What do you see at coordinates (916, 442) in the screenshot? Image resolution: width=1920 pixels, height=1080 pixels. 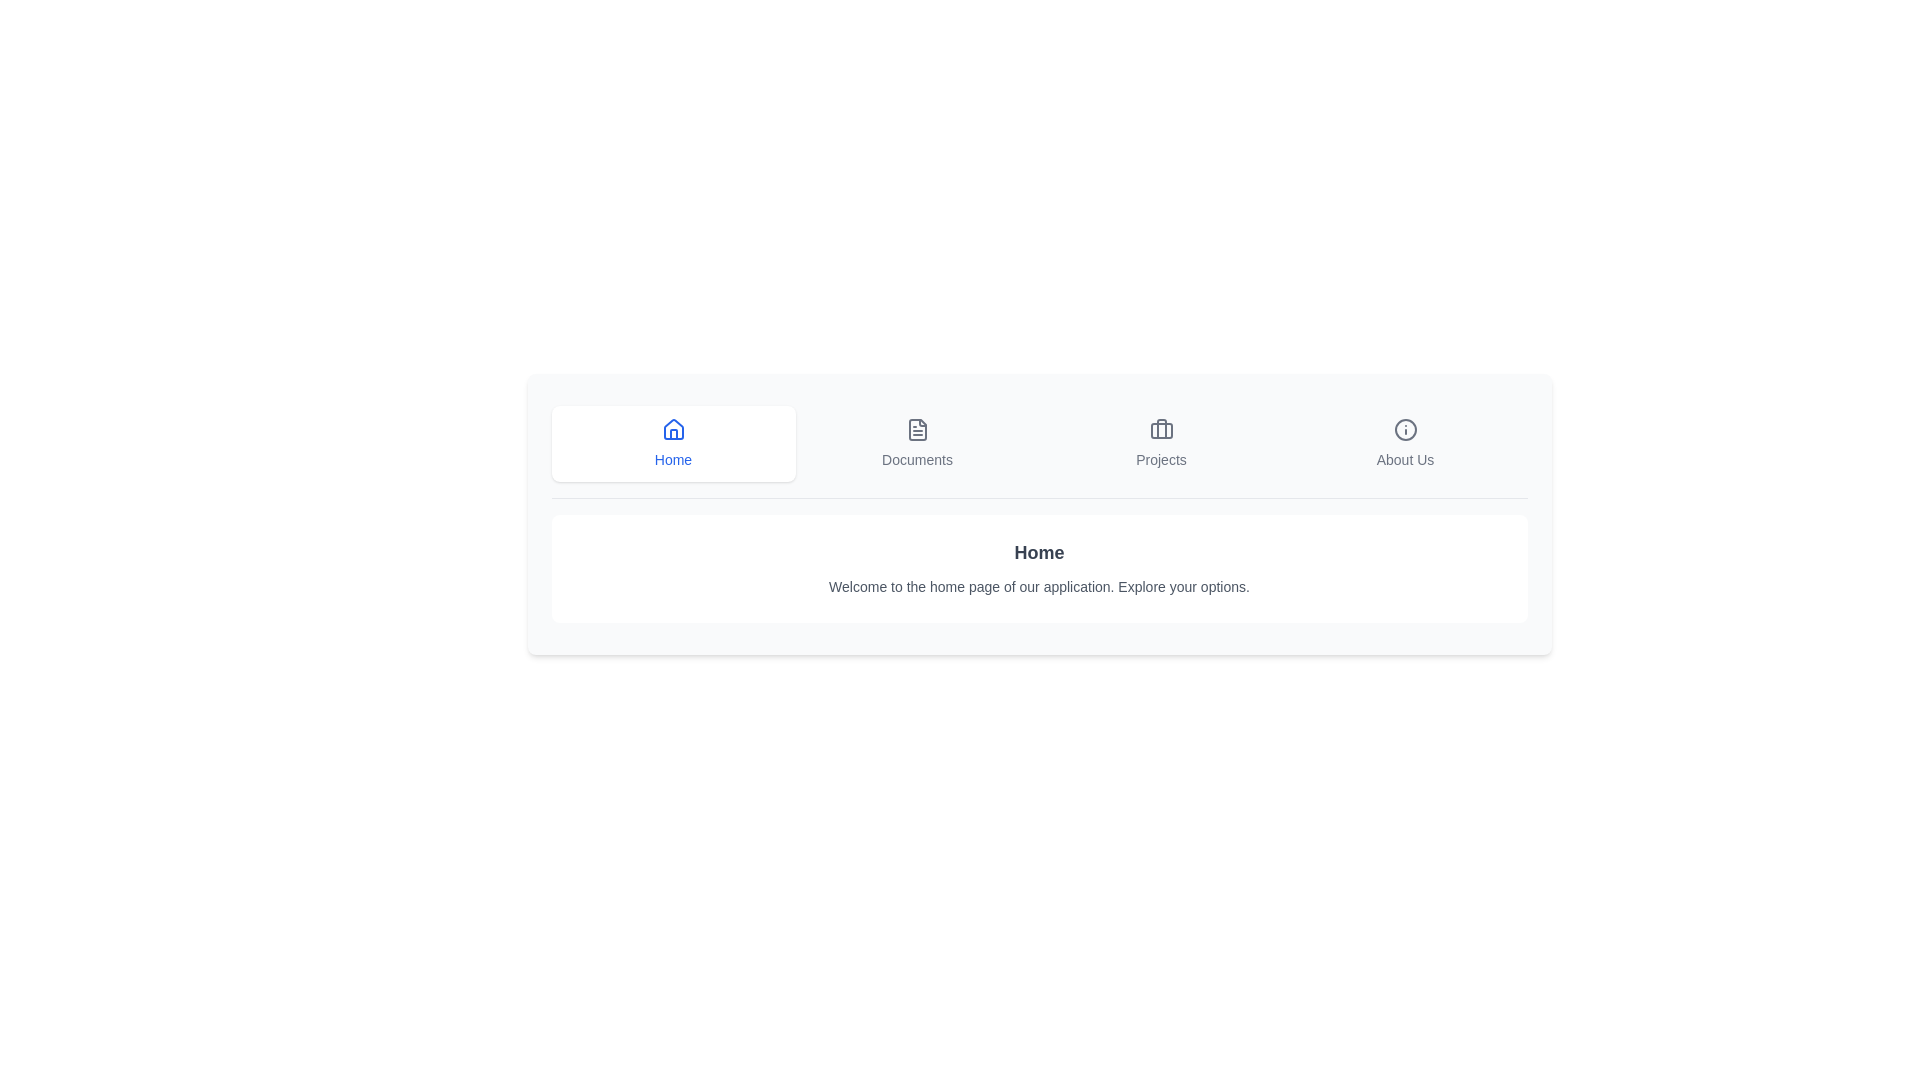 I see `the tab labeled Documents to observe the hover effect` at bounding box center [916, 442].